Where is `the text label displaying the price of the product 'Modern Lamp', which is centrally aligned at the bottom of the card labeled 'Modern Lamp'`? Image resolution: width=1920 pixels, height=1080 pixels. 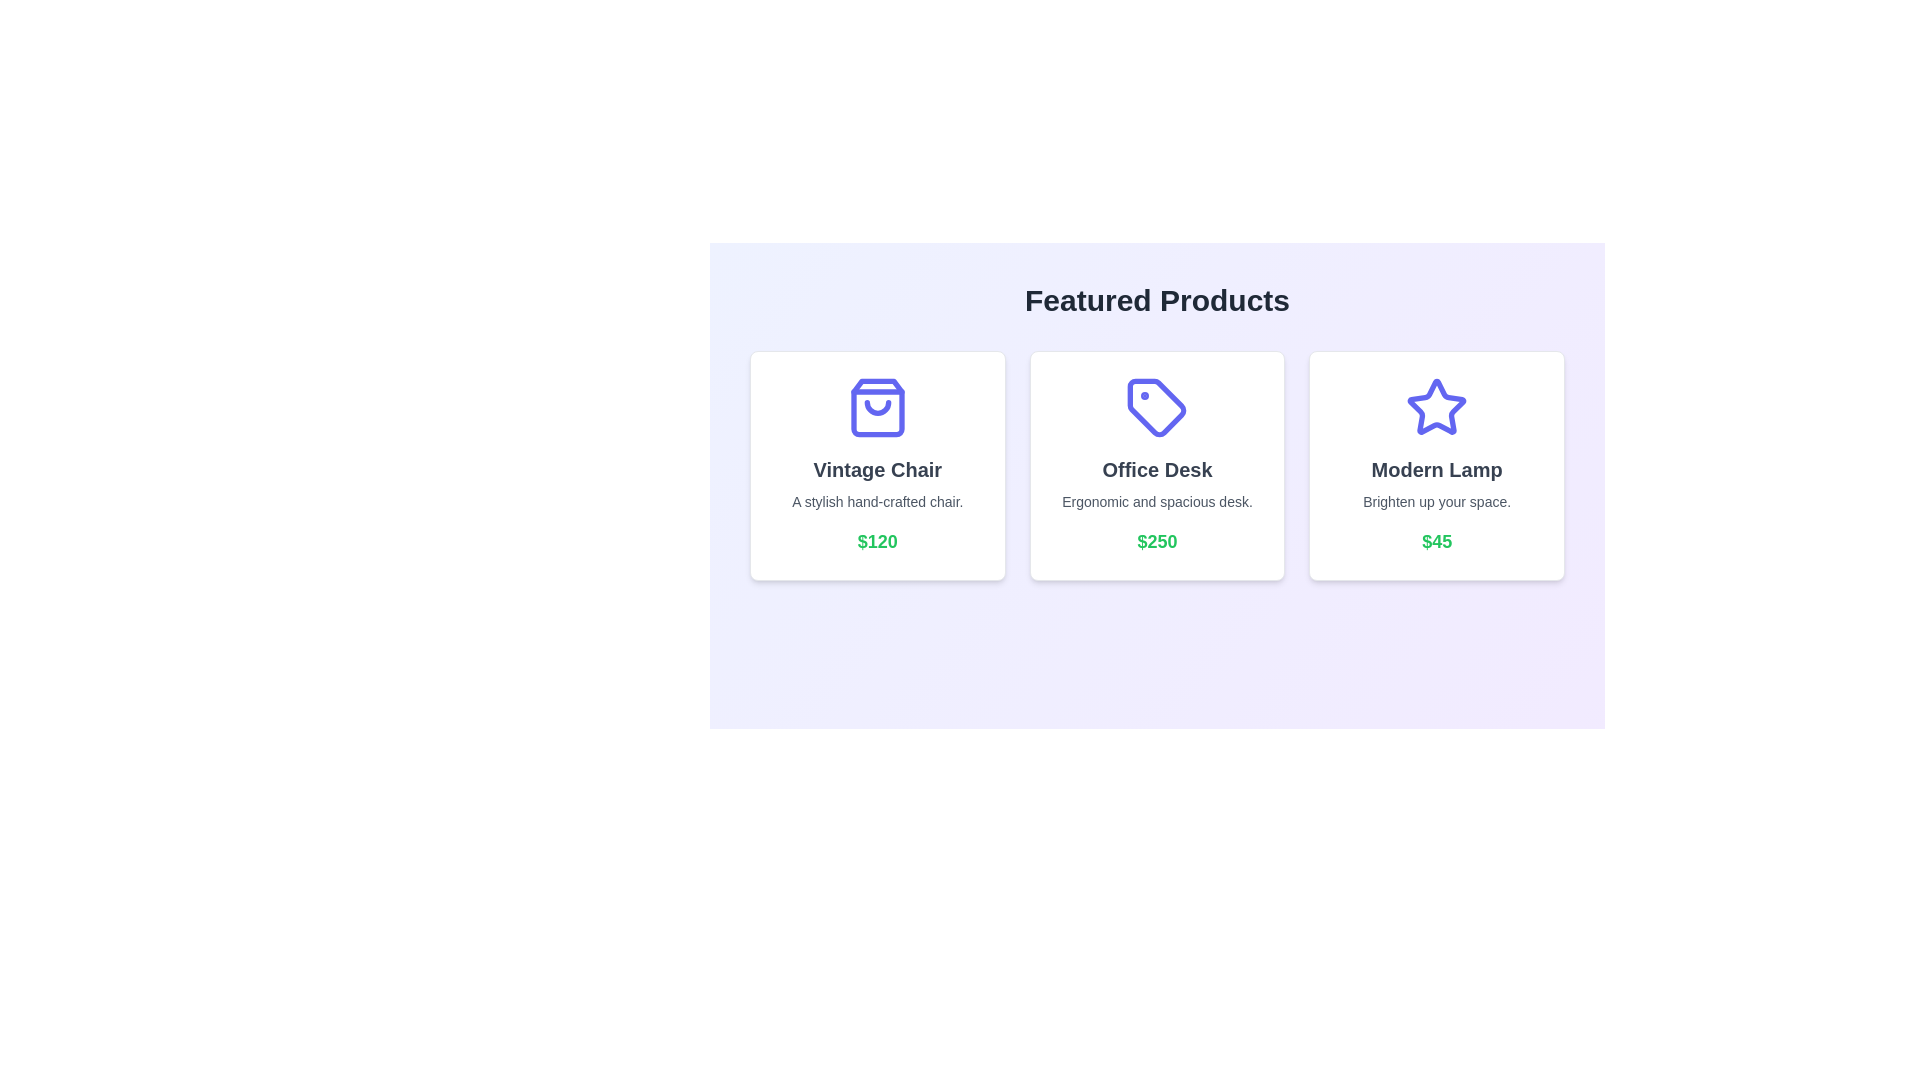 the text label displaying the price of the product 'Modern Lamp', which is centrally aligned at the bottom of the card labeled 'Modern Lamp' is located at coordinates (1436, 542).